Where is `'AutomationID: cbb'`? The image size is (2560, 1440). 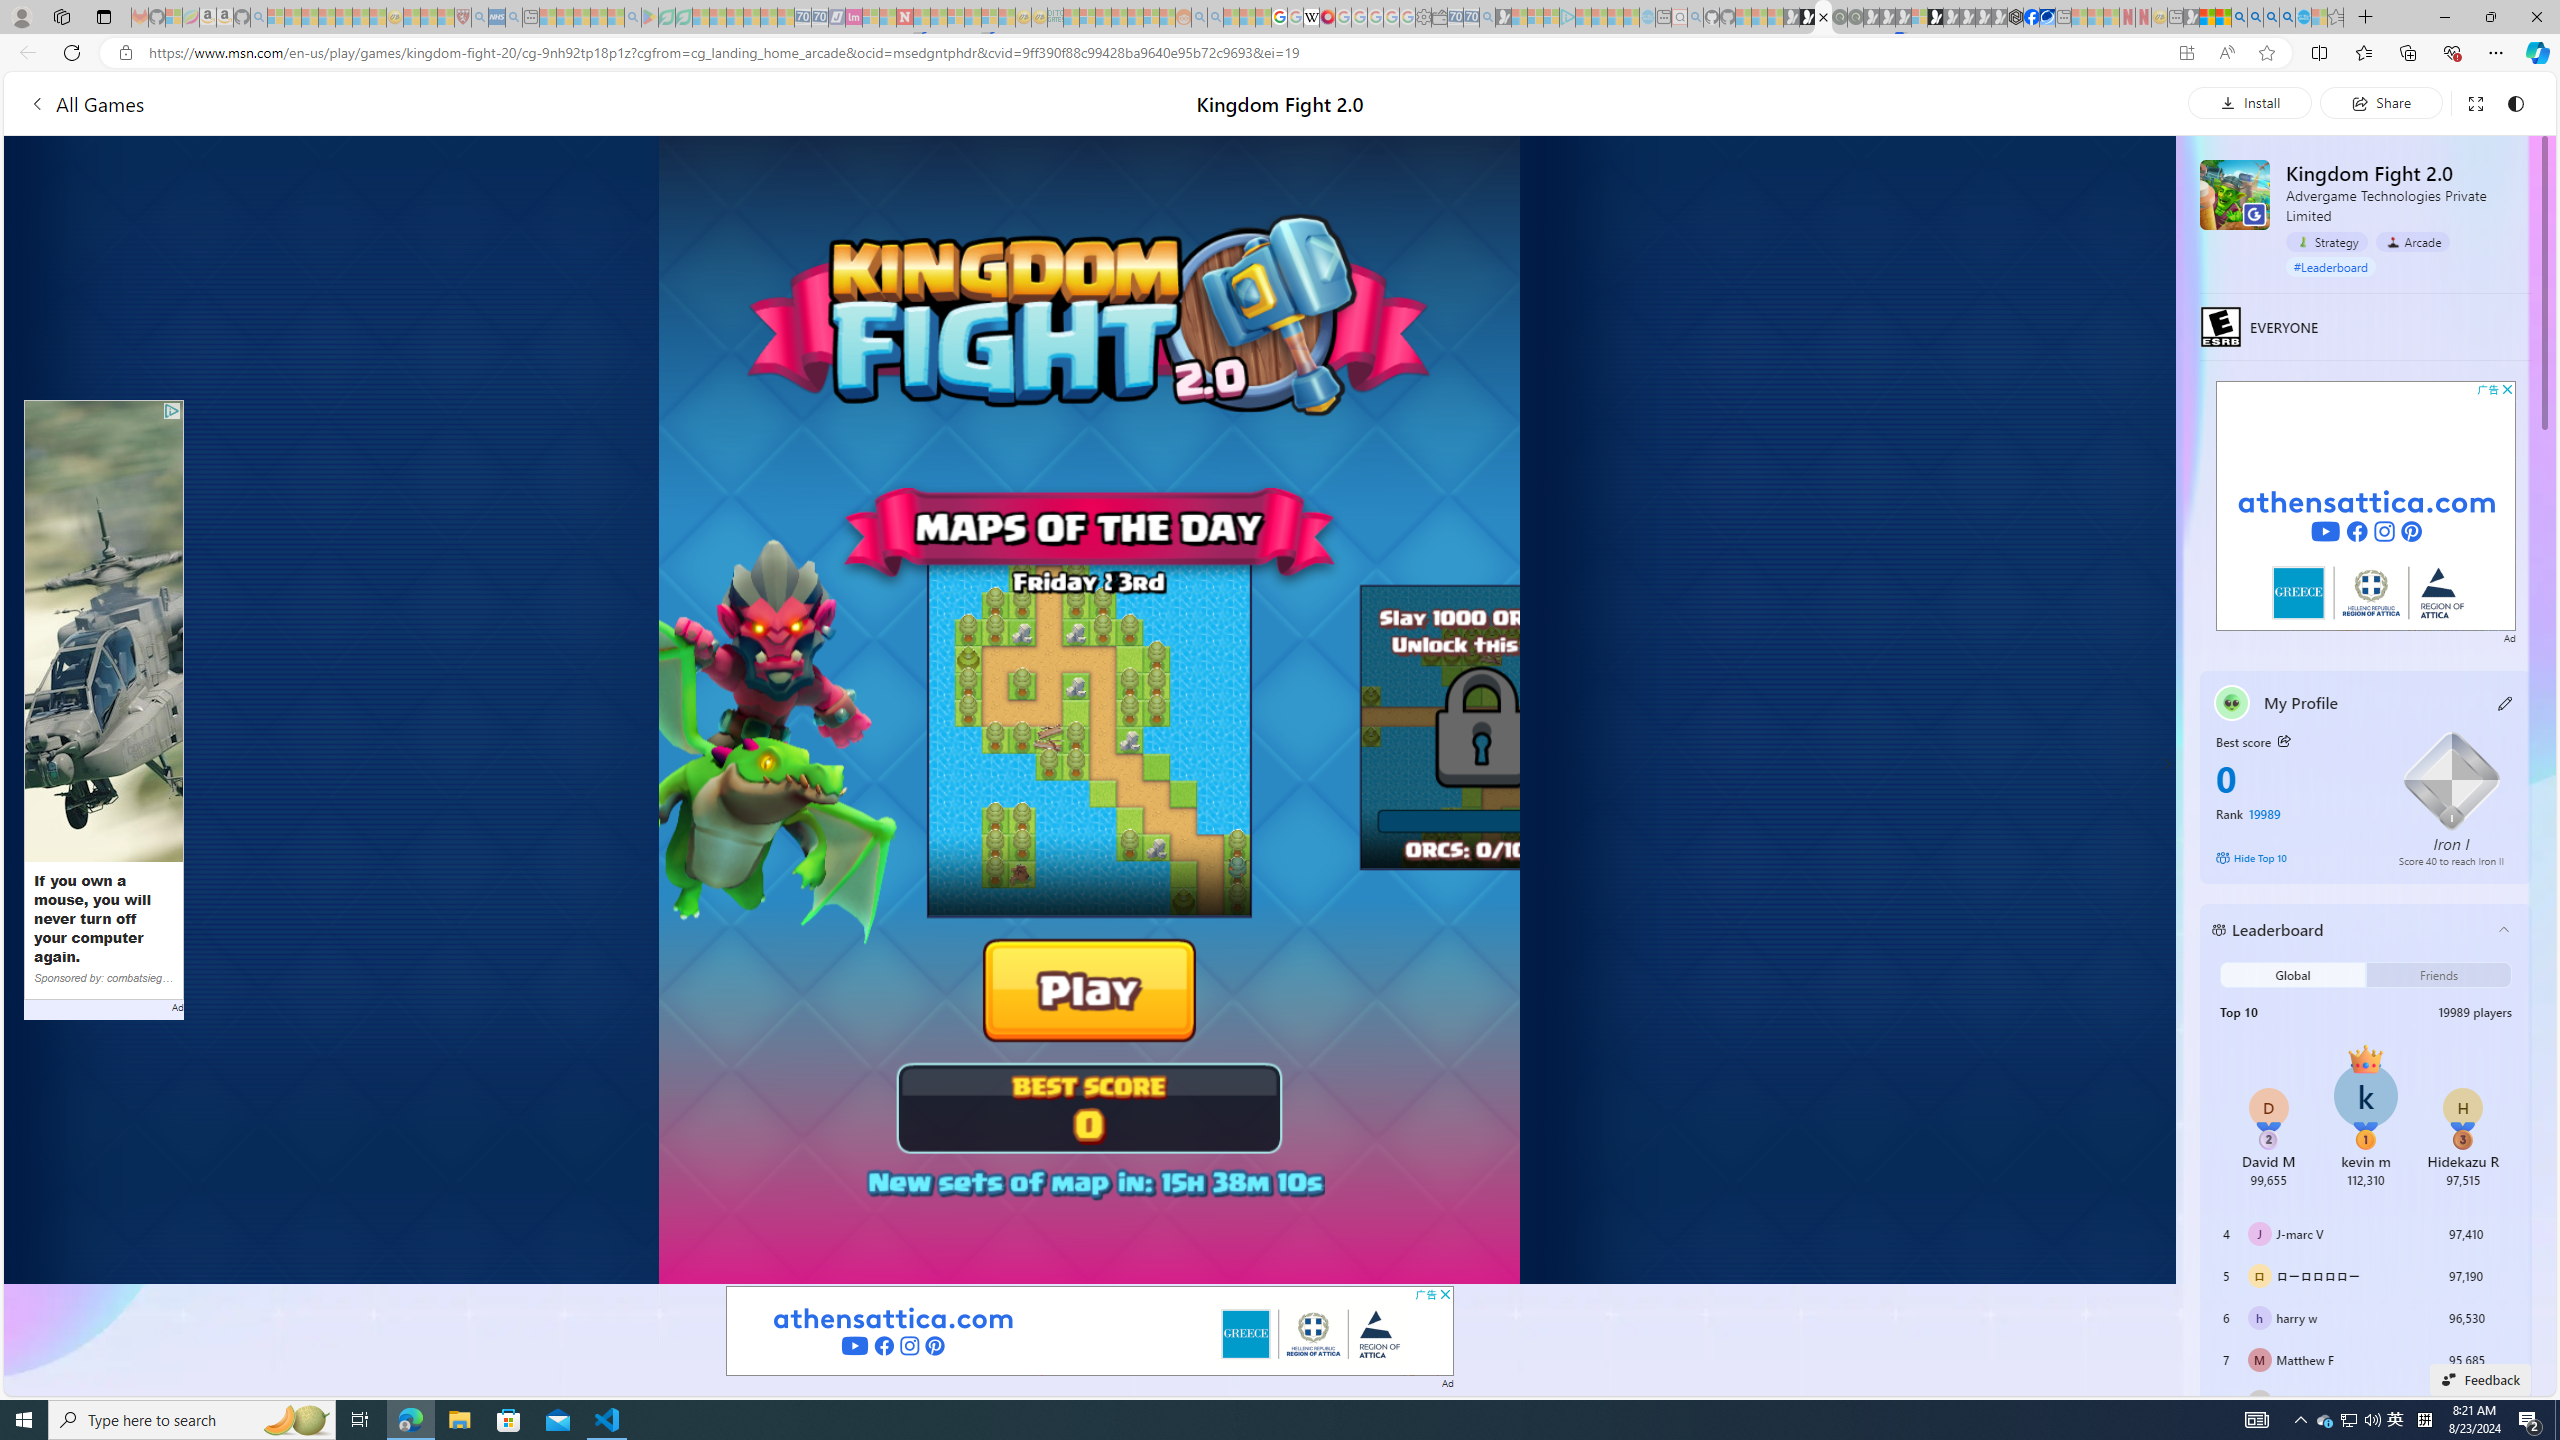 'AutomationID: cbb' is located at coordinates (2507, 388).